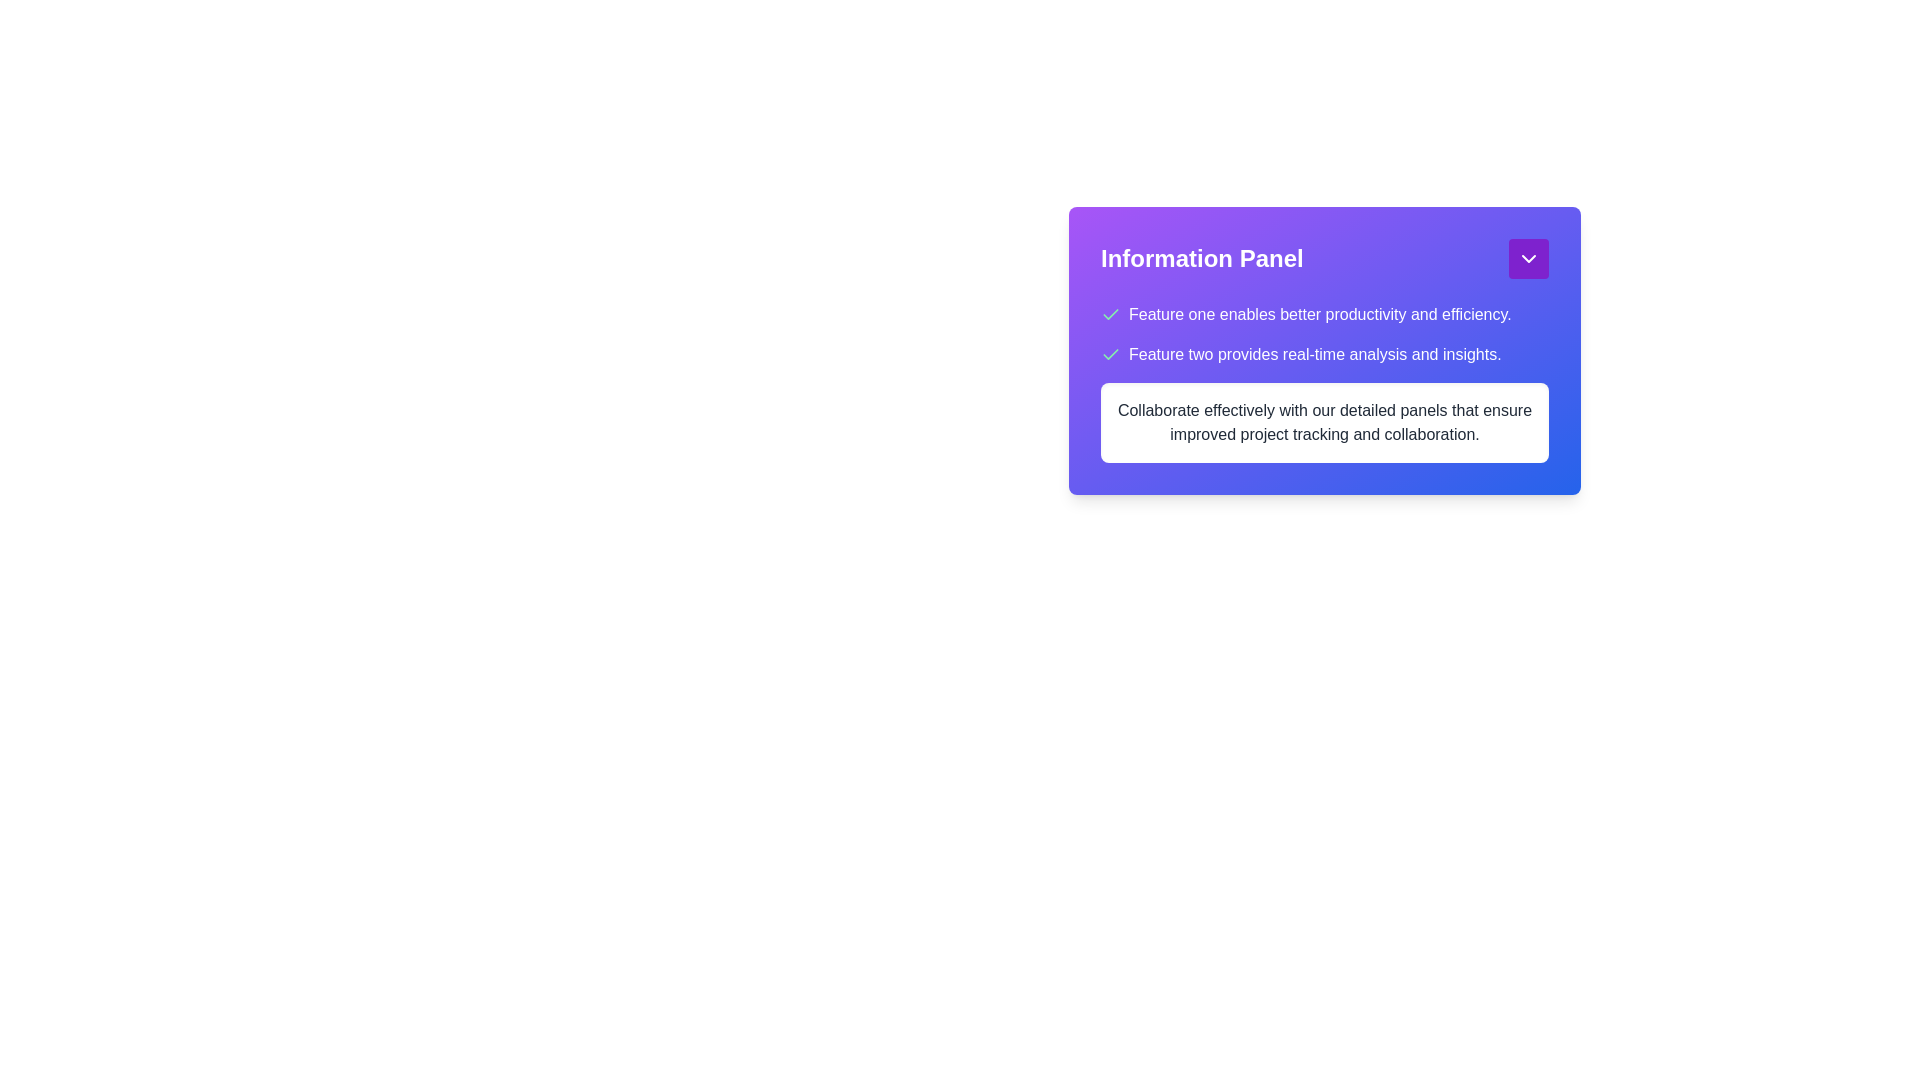 Image resolution: width=1920 pixels, height=1080 pixels. Describe the element at coordinates (1528, 257) in the screenshot. I see `the toggle button located at the top-right corner of the Information Panel to ensure accessibility` at that location.